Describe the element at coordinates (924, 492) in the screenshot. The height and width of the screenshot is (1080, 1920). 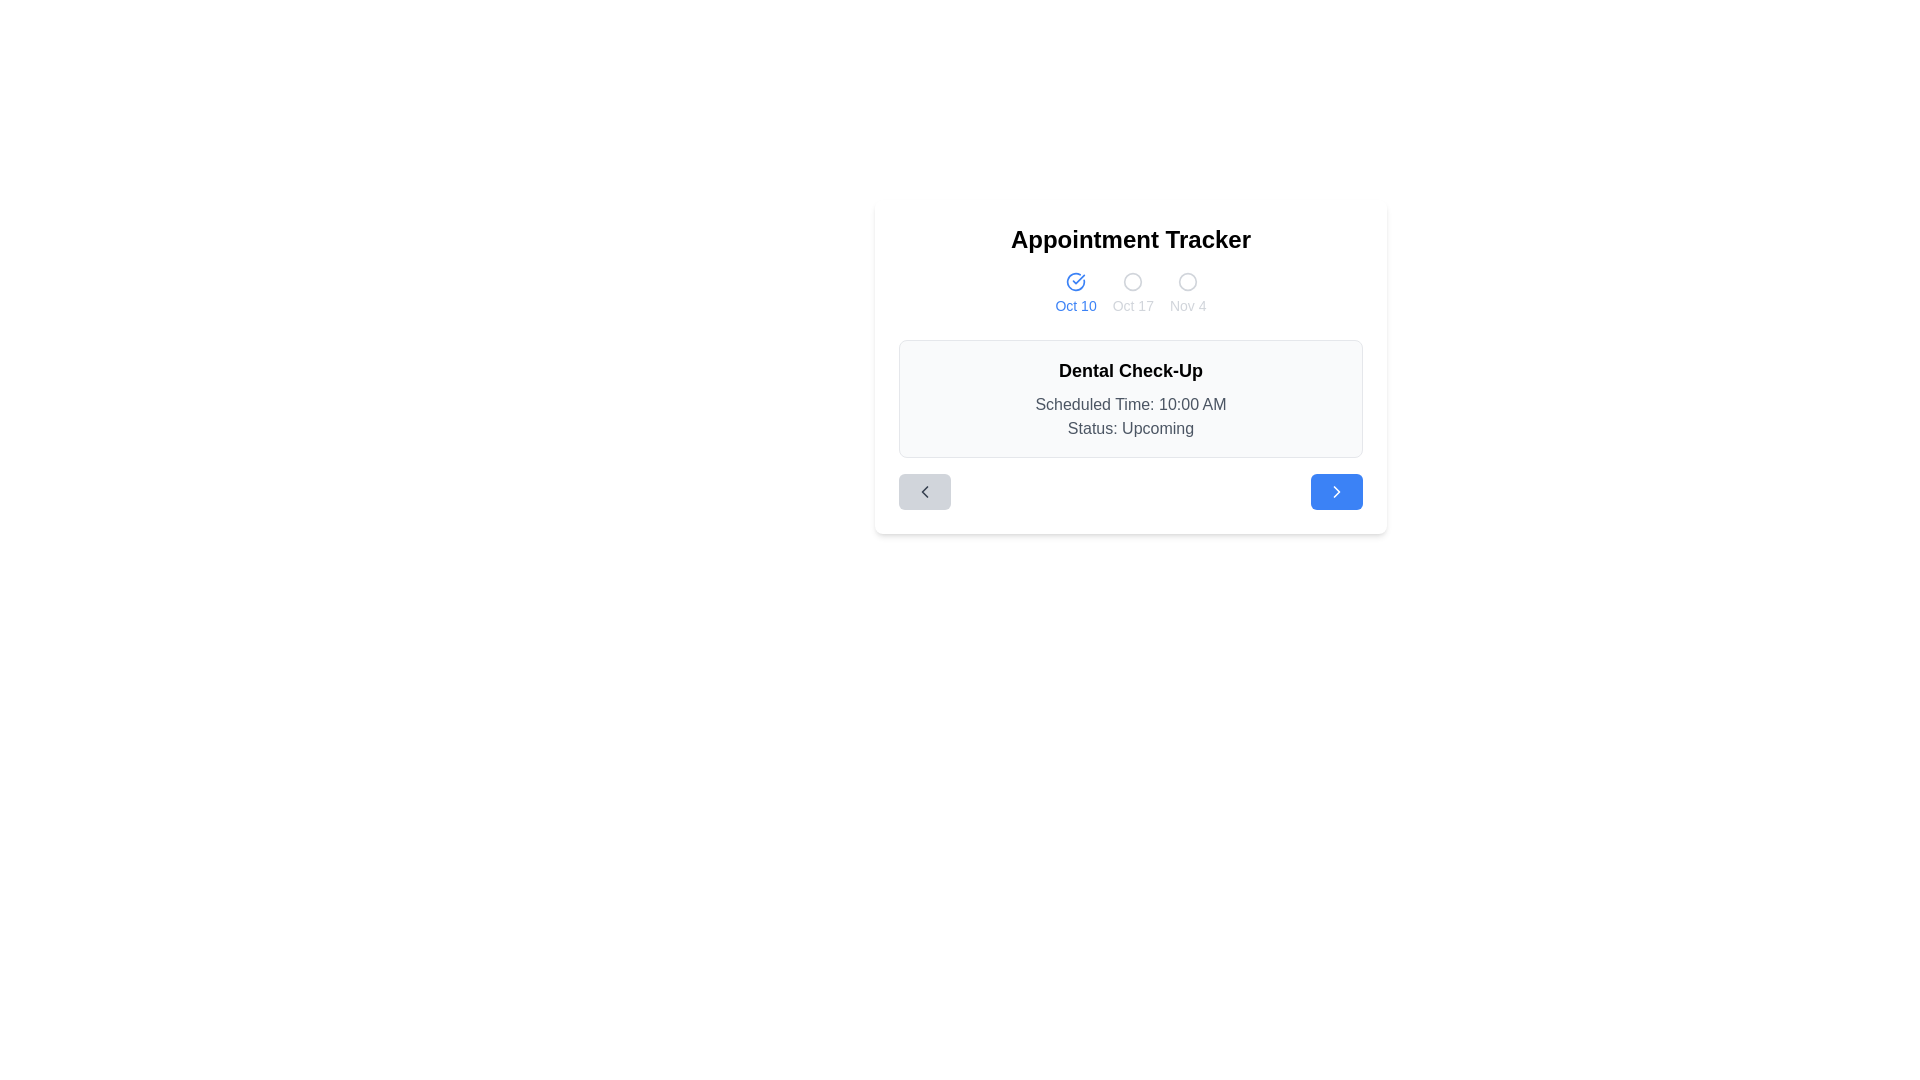
I see `the small left-chevron icon within the rounded rectangular button at the bottom-left of the 'Appointment Tracker' interface` at that location.